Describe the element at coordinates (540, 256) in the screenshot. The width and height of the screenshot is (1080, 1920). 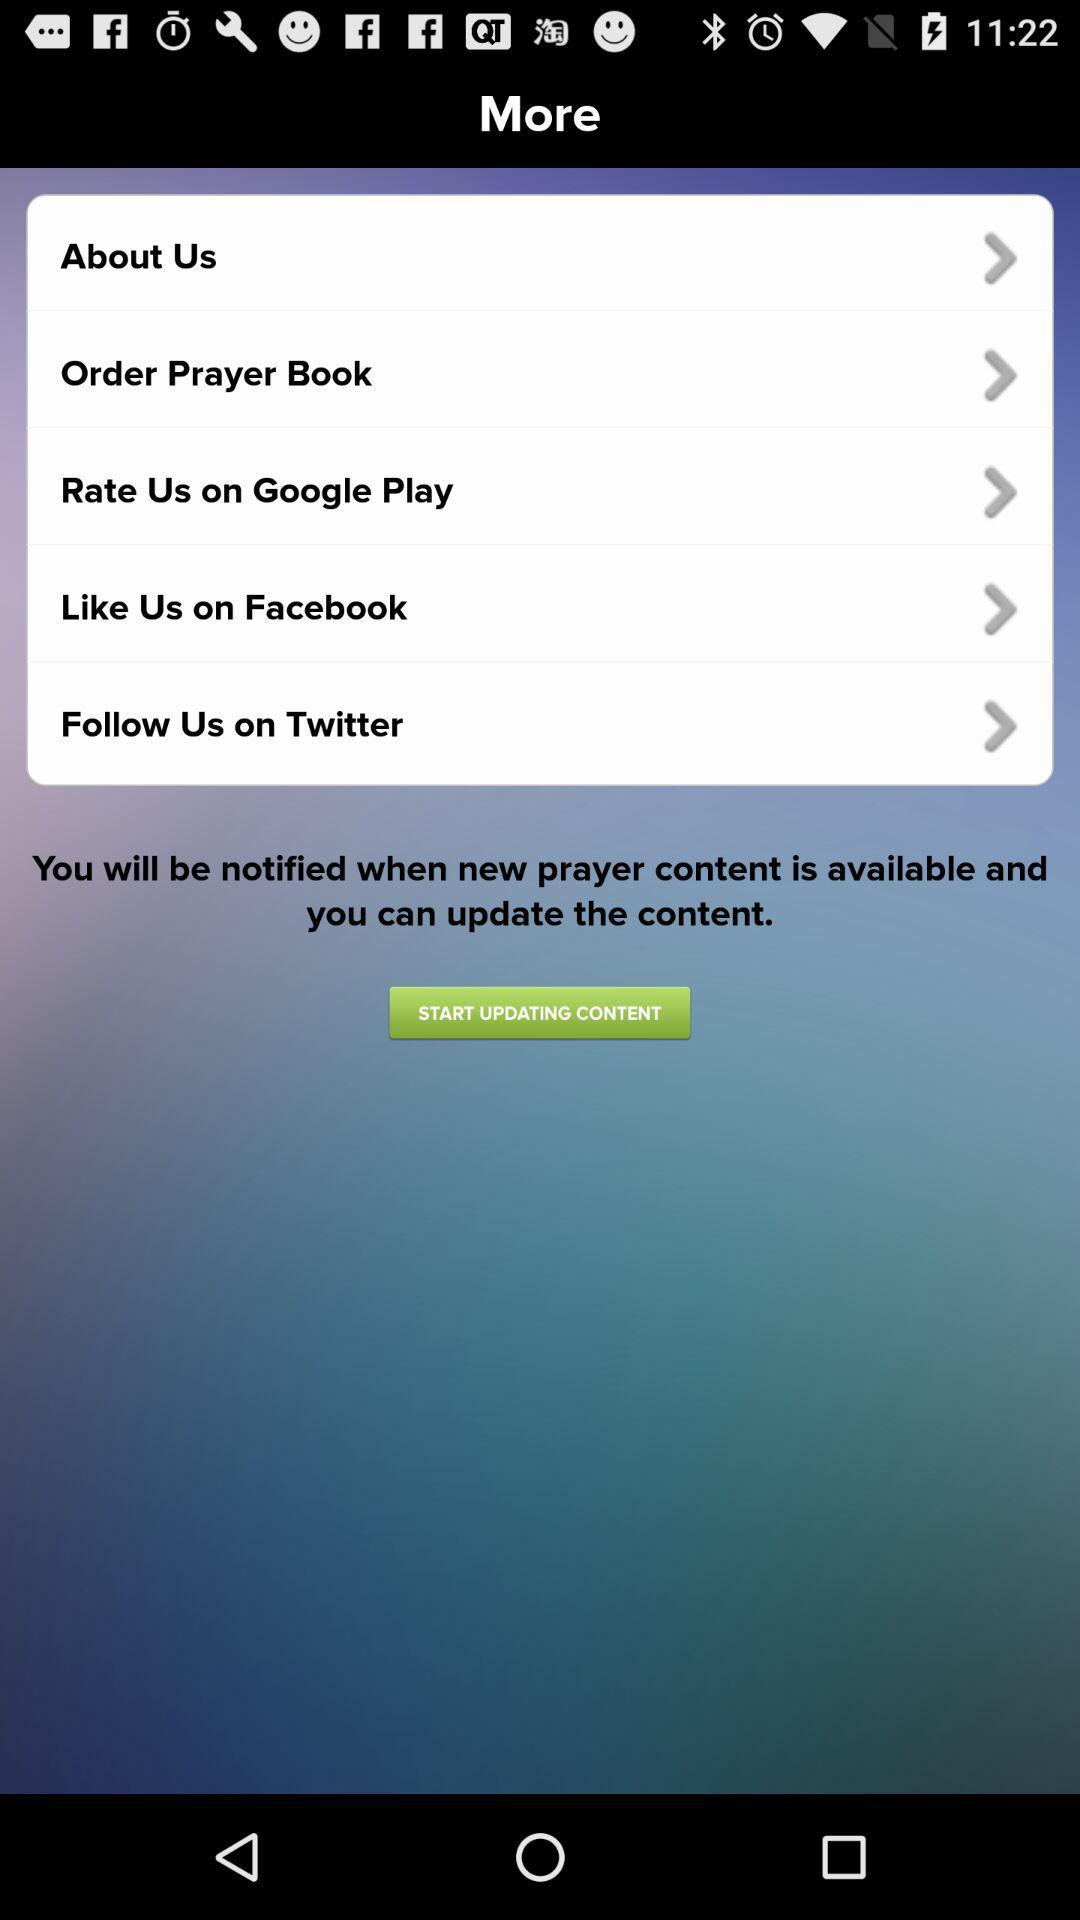
I see `about us app` at that location.